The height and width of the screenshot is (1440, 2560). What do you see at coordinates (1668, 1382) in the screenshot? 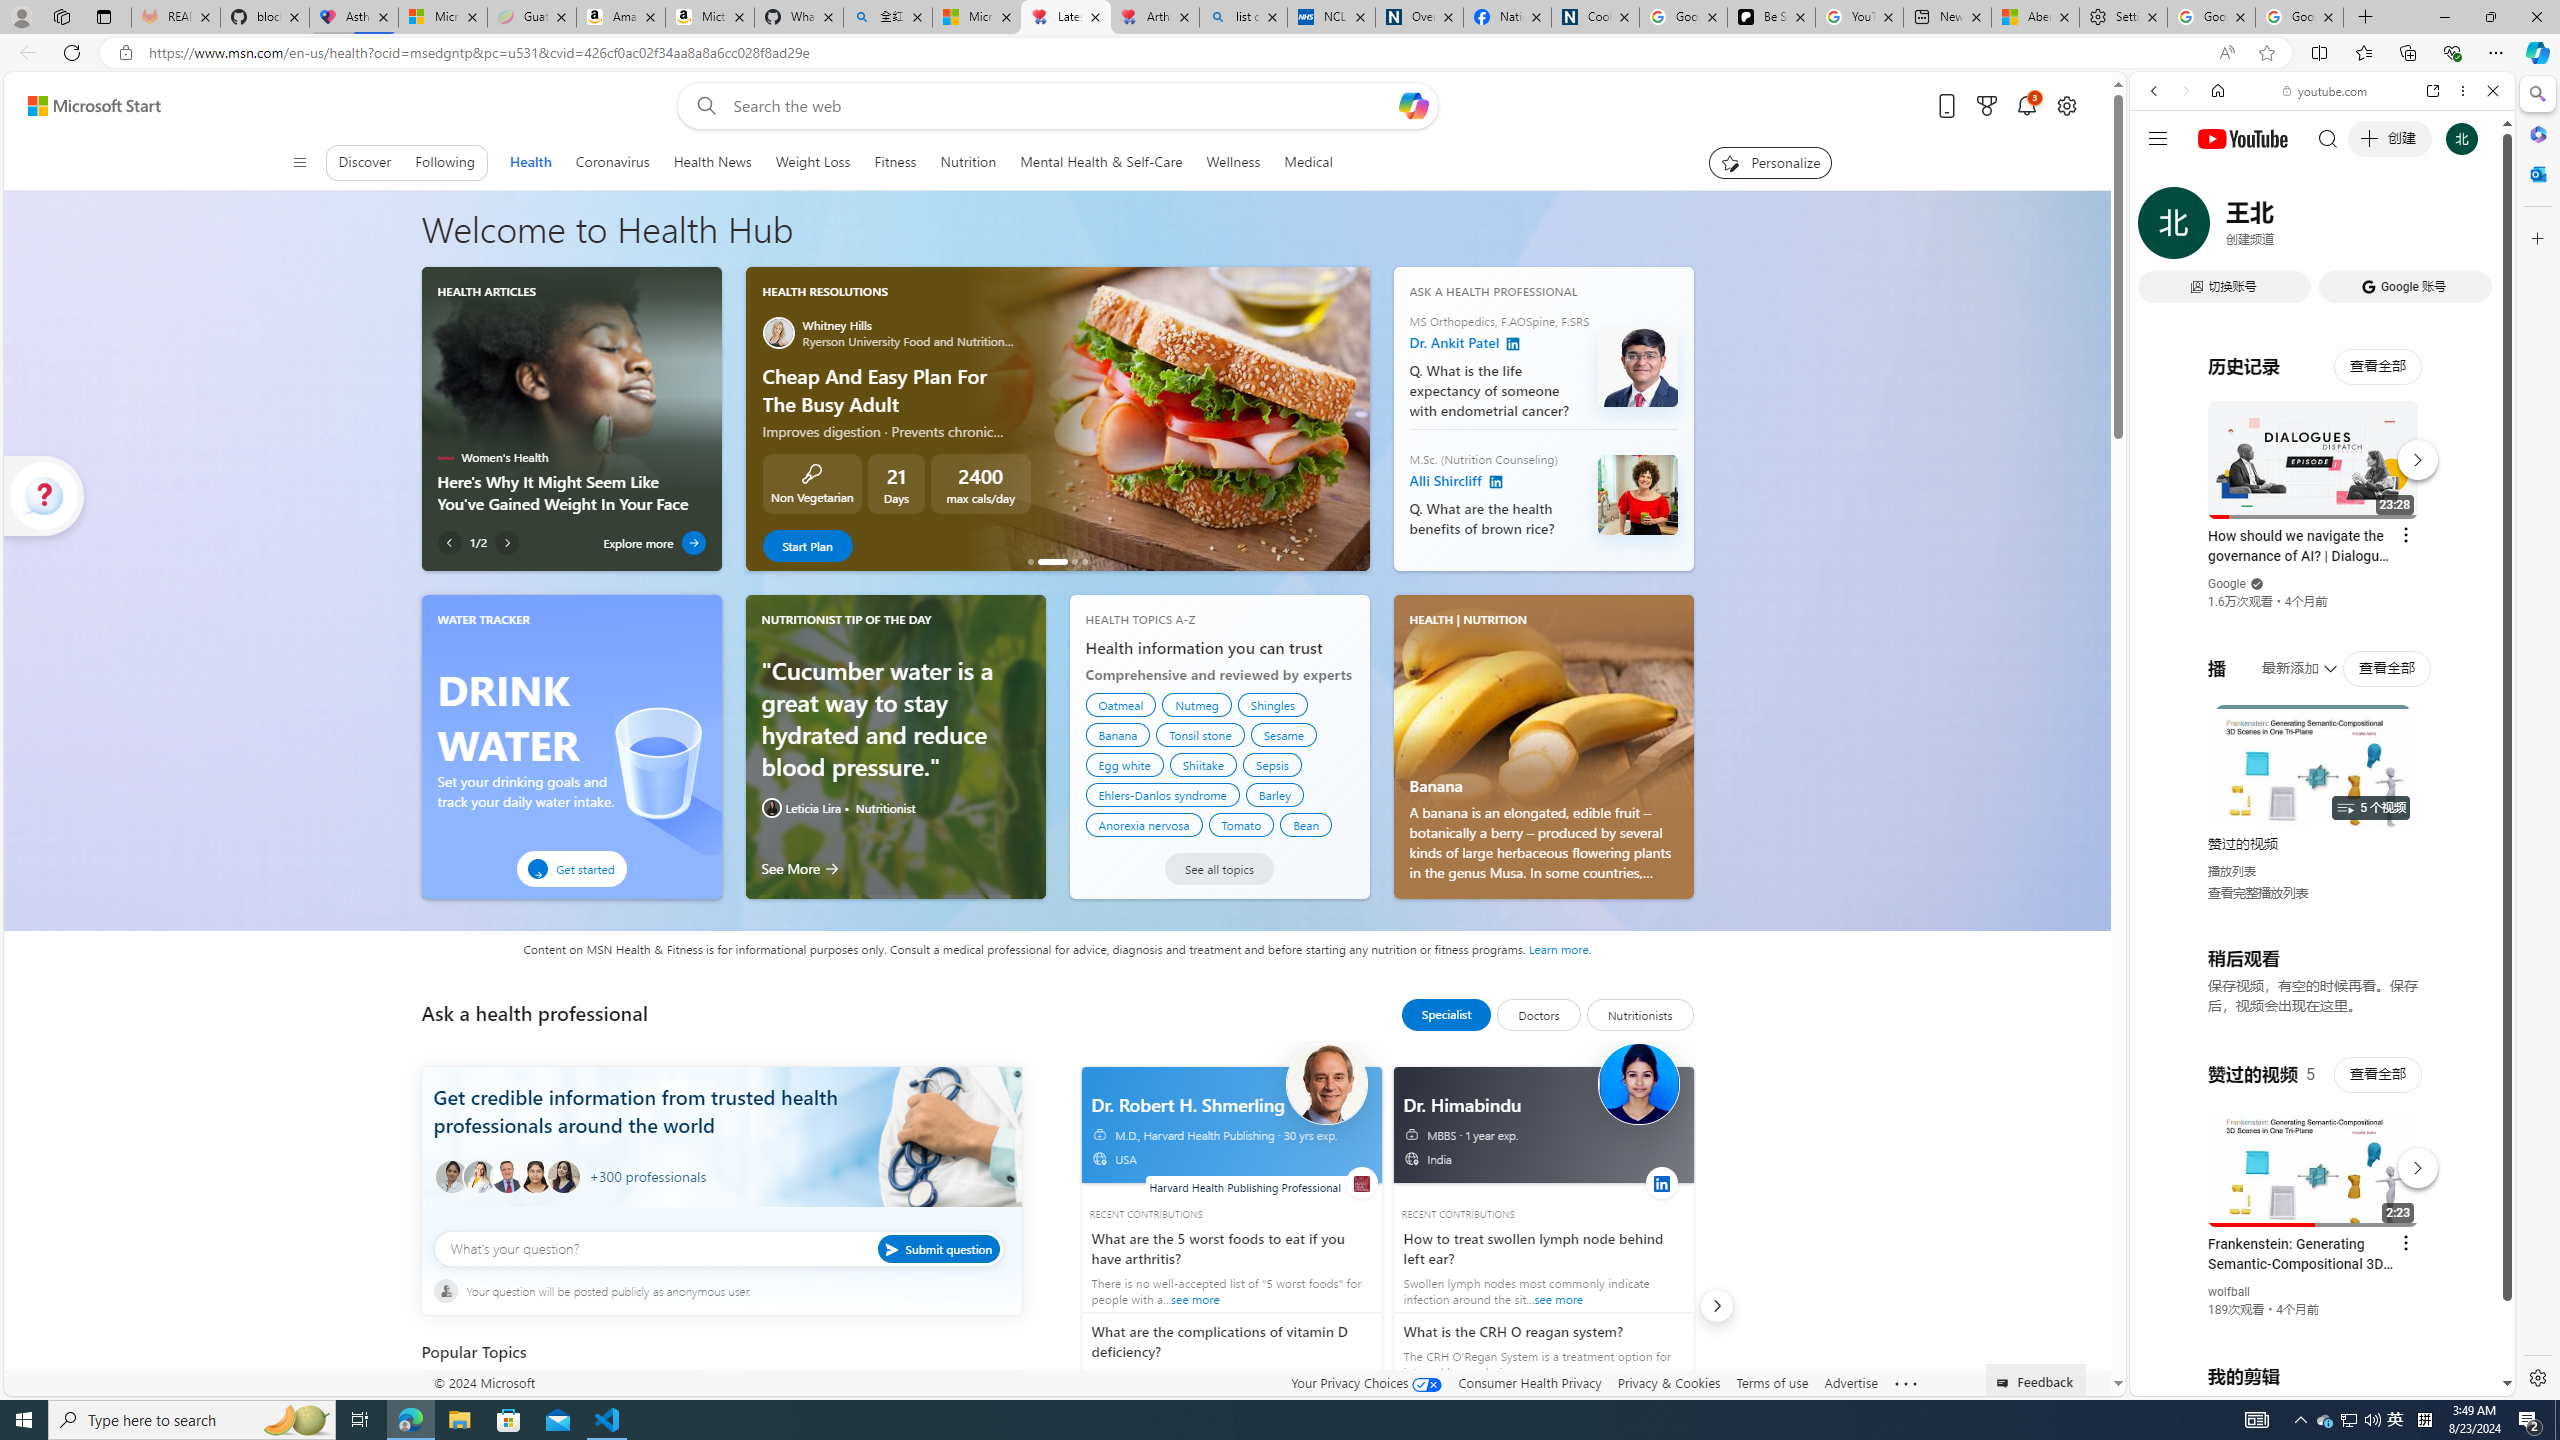
I see `'Privacy & Cookies'` at bounding box center [1668, 1382].